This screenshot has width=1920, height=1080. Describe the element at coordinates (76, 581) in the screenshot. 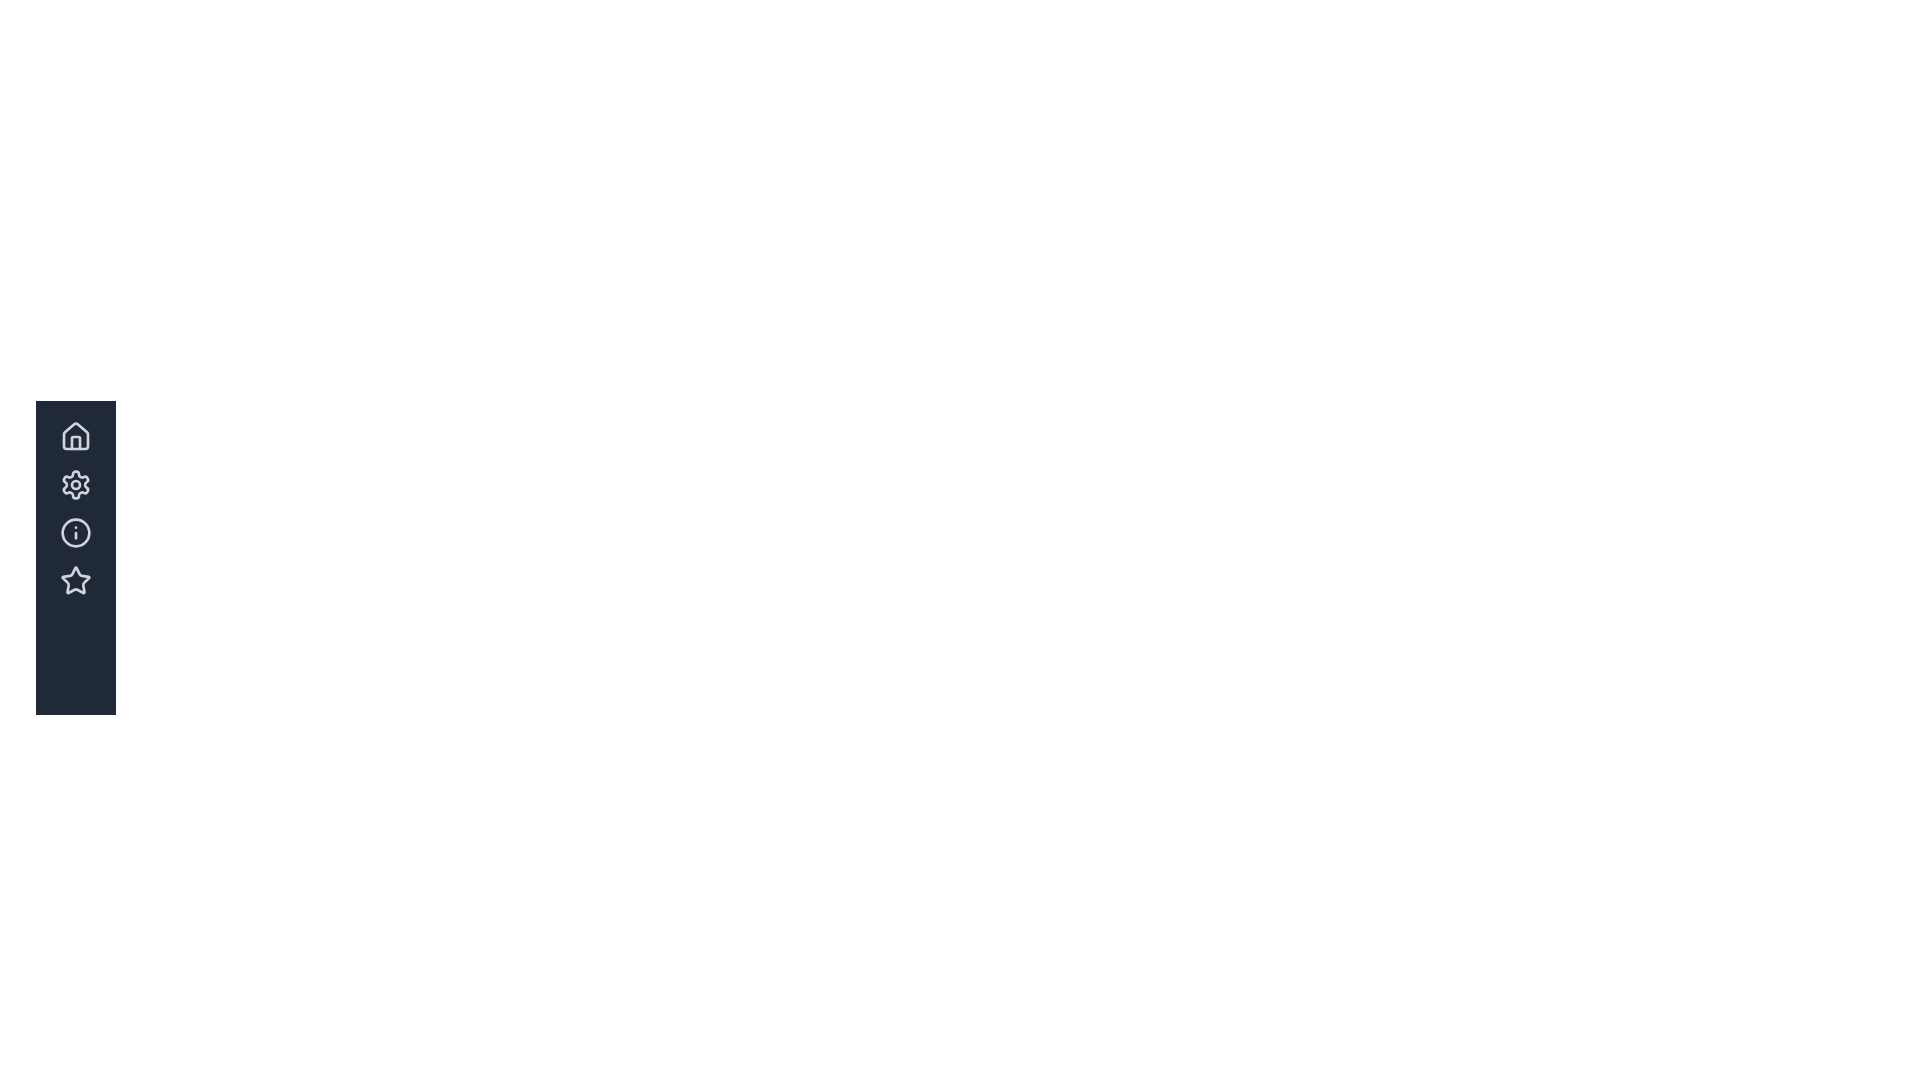

I see `the star-shaped icon in the left sidebar, which represents the 'Access your favorites' action and is the fourth option in a vertical stack of icons` at that location.